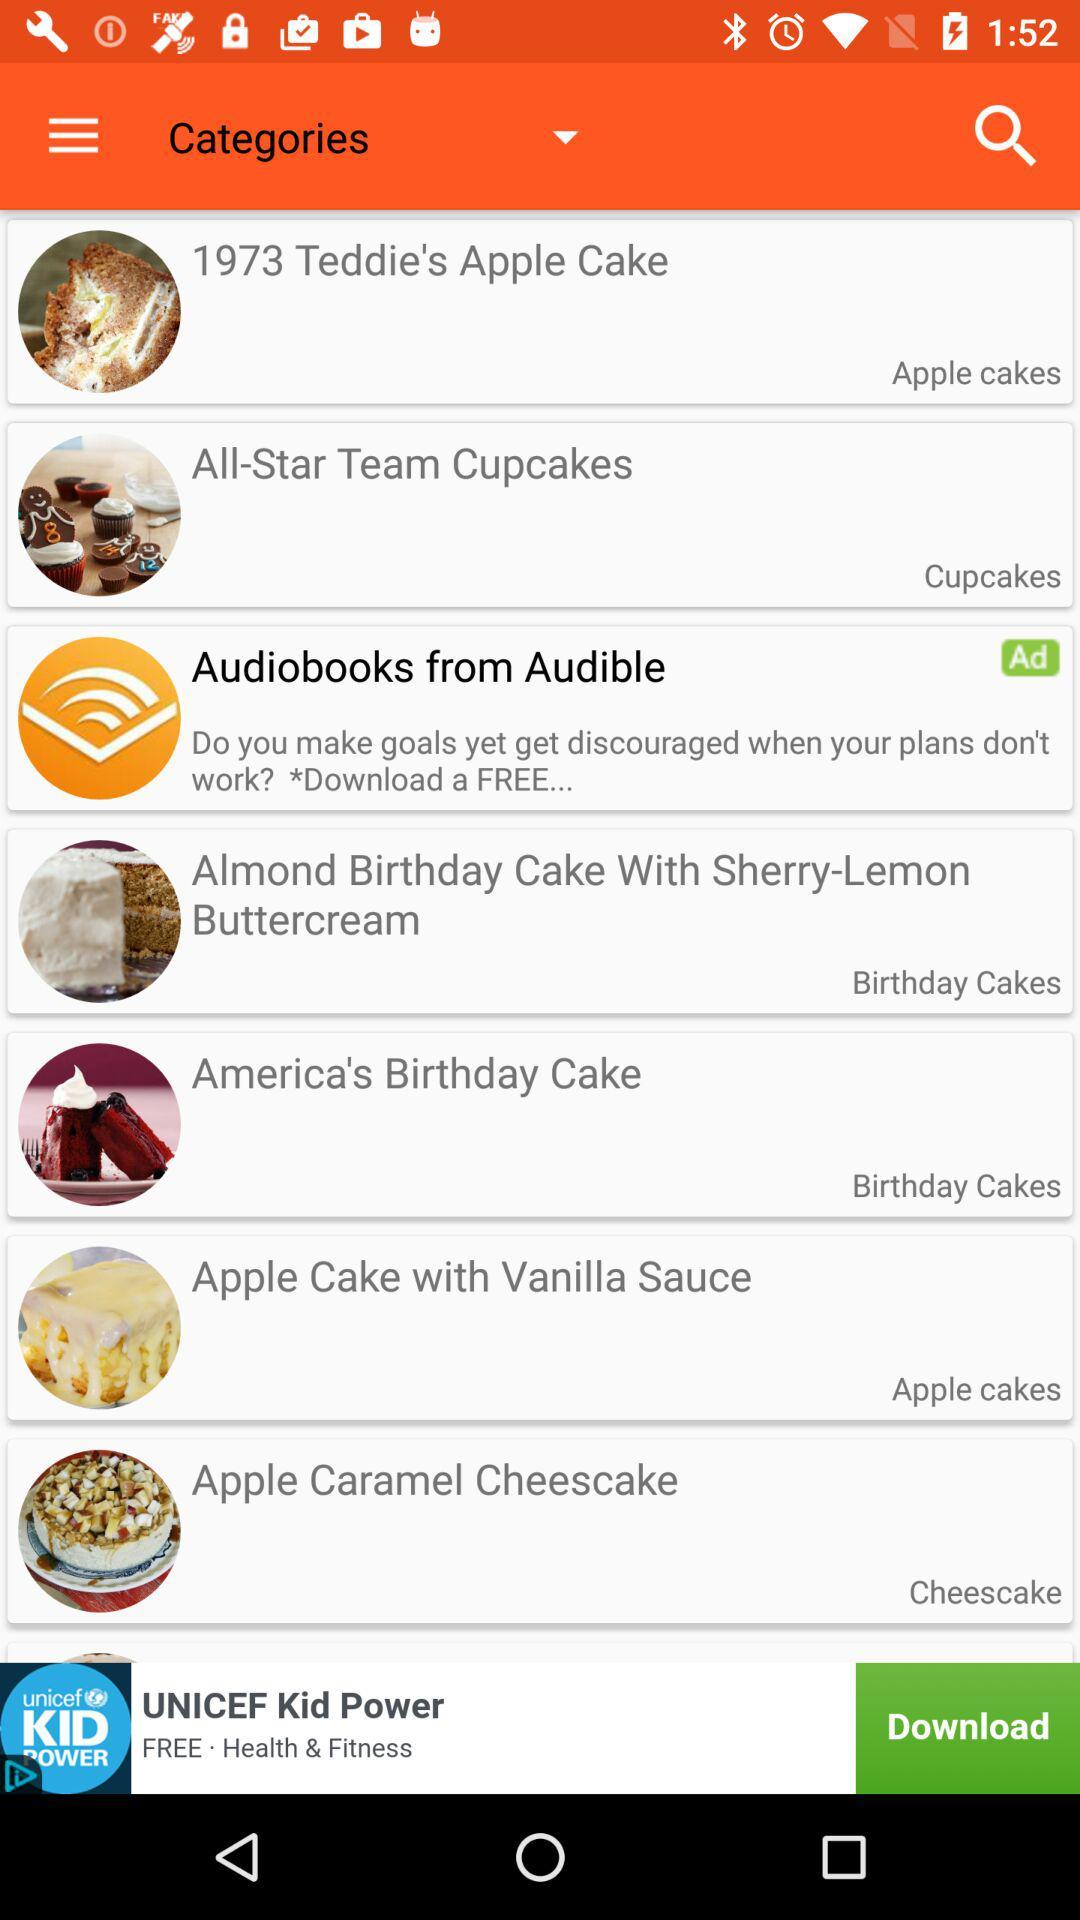 The image size is (1080, 1920). Describe the element at coordinates (540, 1727) in the screenshot. I see `download the app` at that location.